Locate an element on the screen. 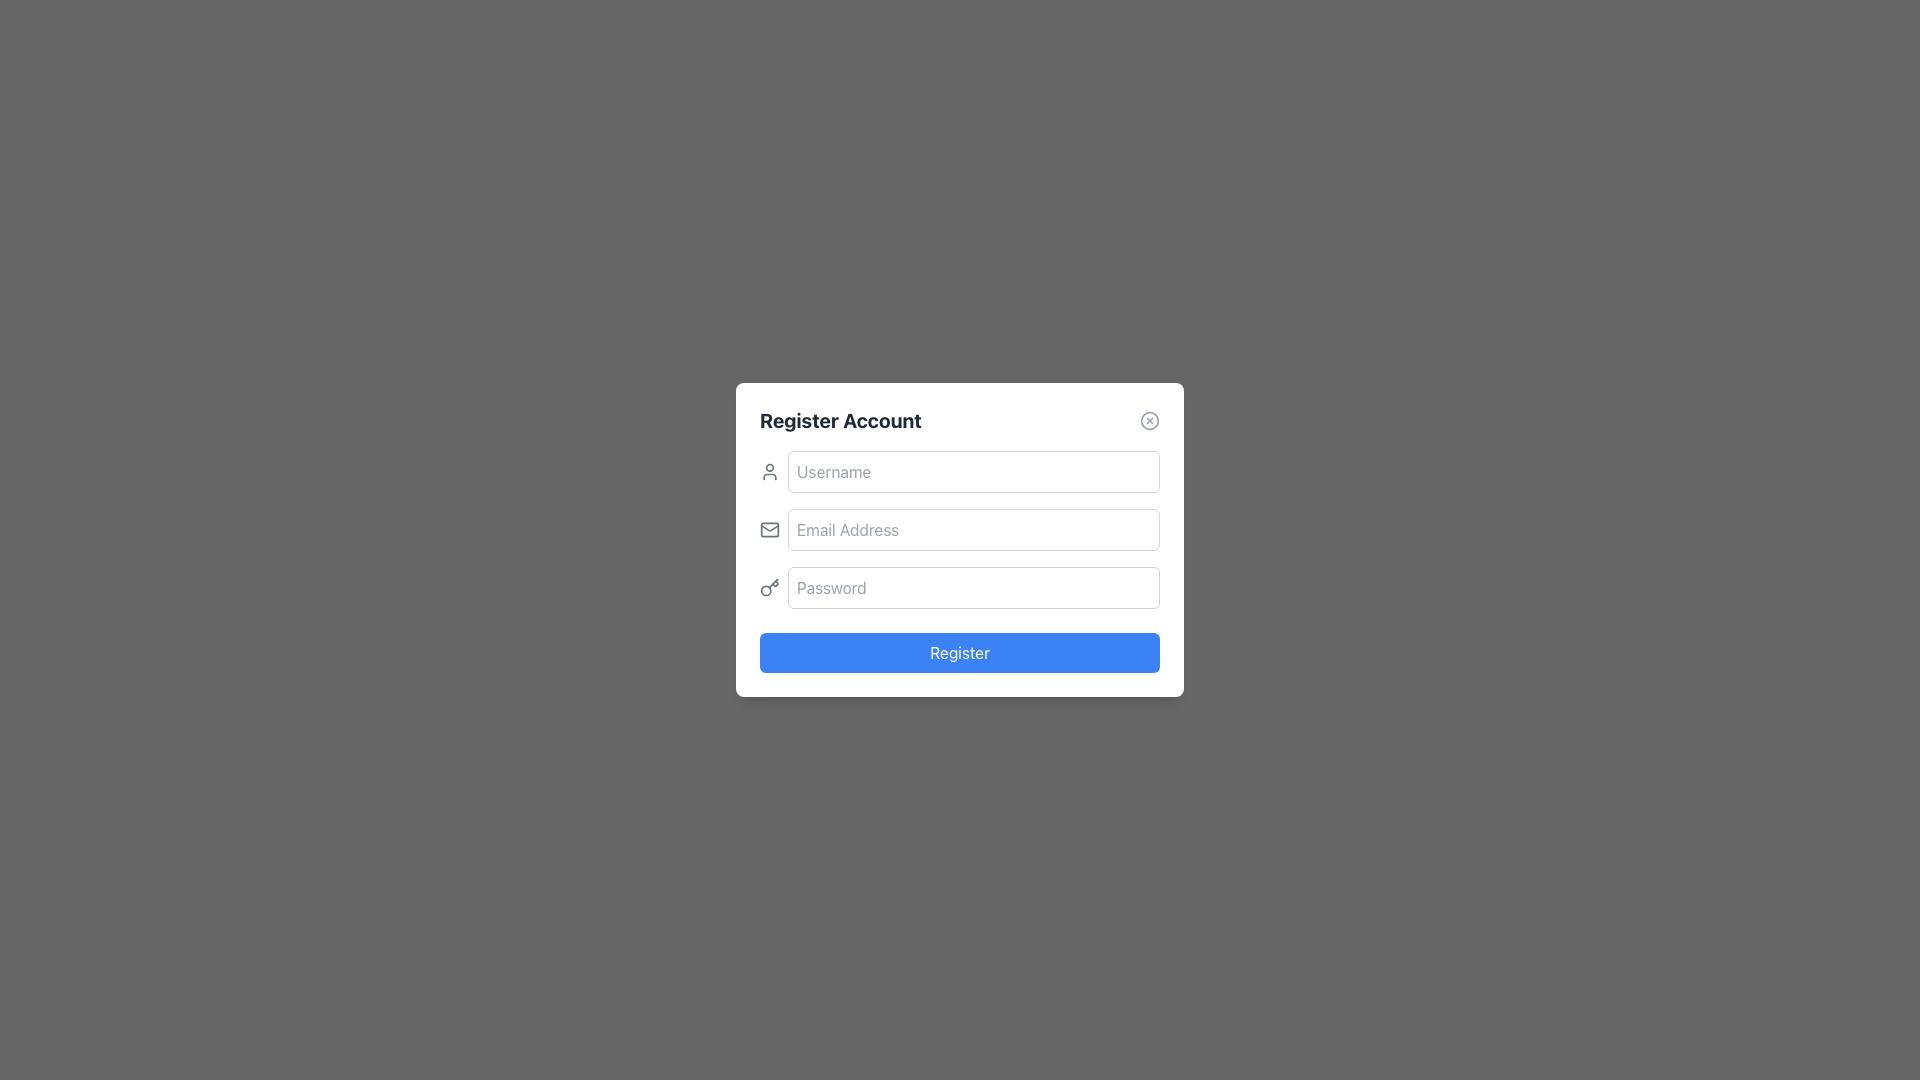 This screenshot has width=1920, height=1080. the registration button located below the 'Username', 'Email Address', and 'Password' fields in the white box with the header 'Register Account' is located at coordinates (960, 652).